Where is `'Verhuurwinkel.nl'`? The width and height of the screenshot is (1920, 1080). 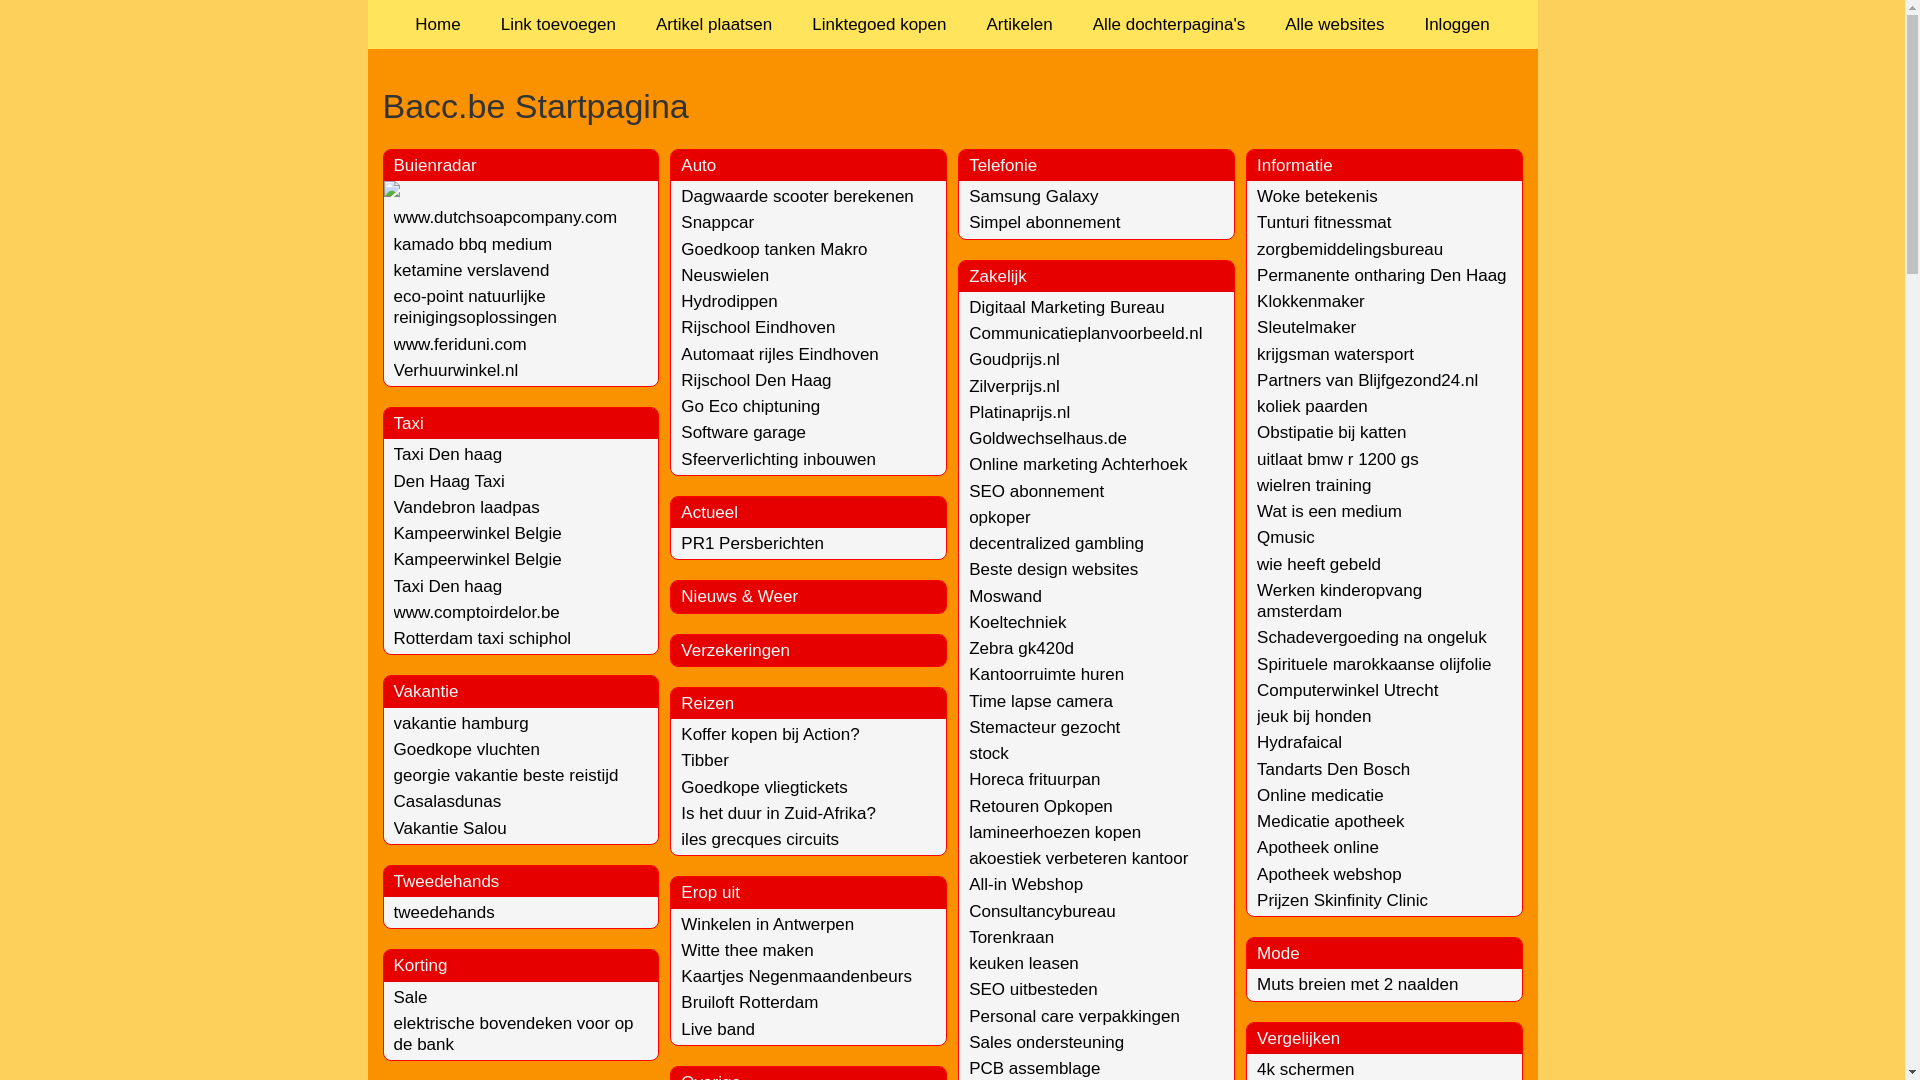 'Verhuurwinkel.nl' is located at coordinates (455, 370).